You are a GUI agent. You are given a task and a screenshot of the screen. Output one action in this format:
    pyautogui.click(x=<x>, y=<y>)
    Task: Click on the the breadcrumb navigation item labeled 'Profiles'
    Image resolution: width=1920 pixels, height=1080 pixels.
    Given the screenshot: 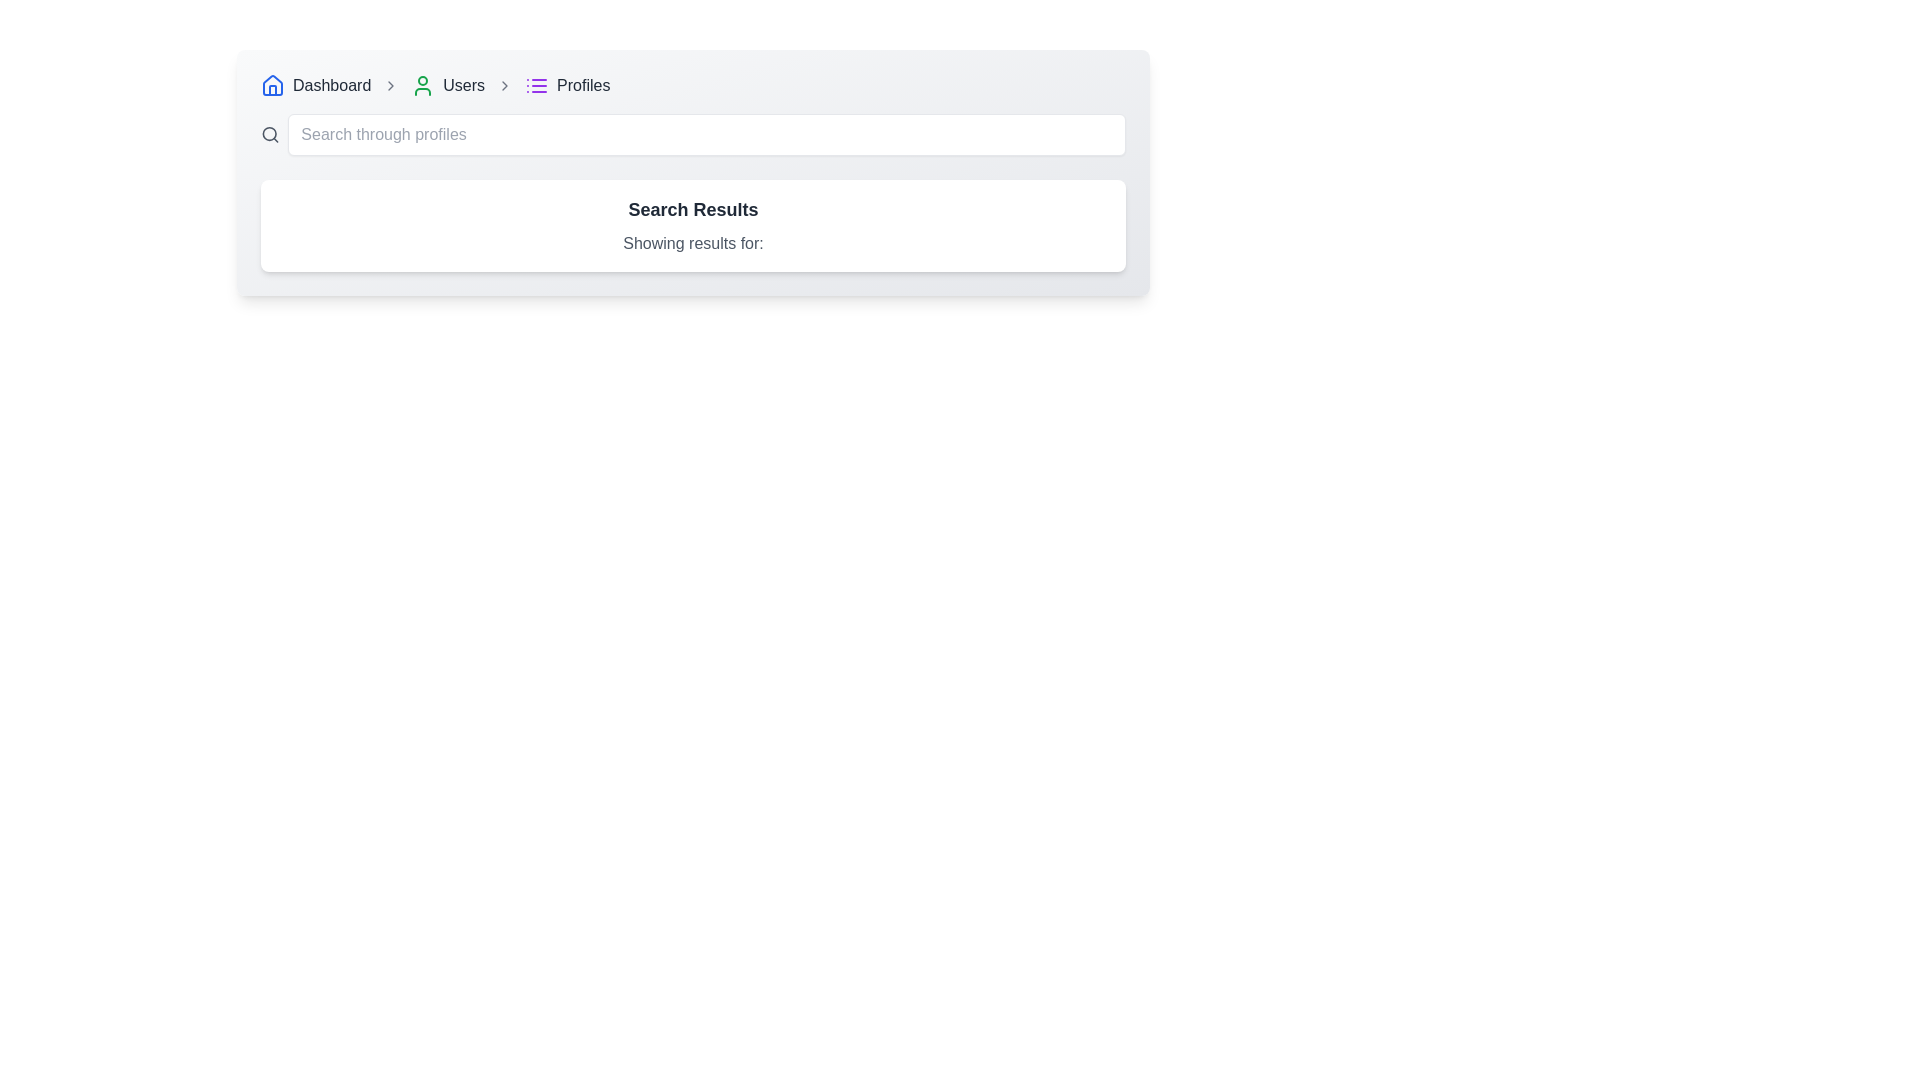 What is the action you would take?
    pyautogui.click(x=582, y=84)
    